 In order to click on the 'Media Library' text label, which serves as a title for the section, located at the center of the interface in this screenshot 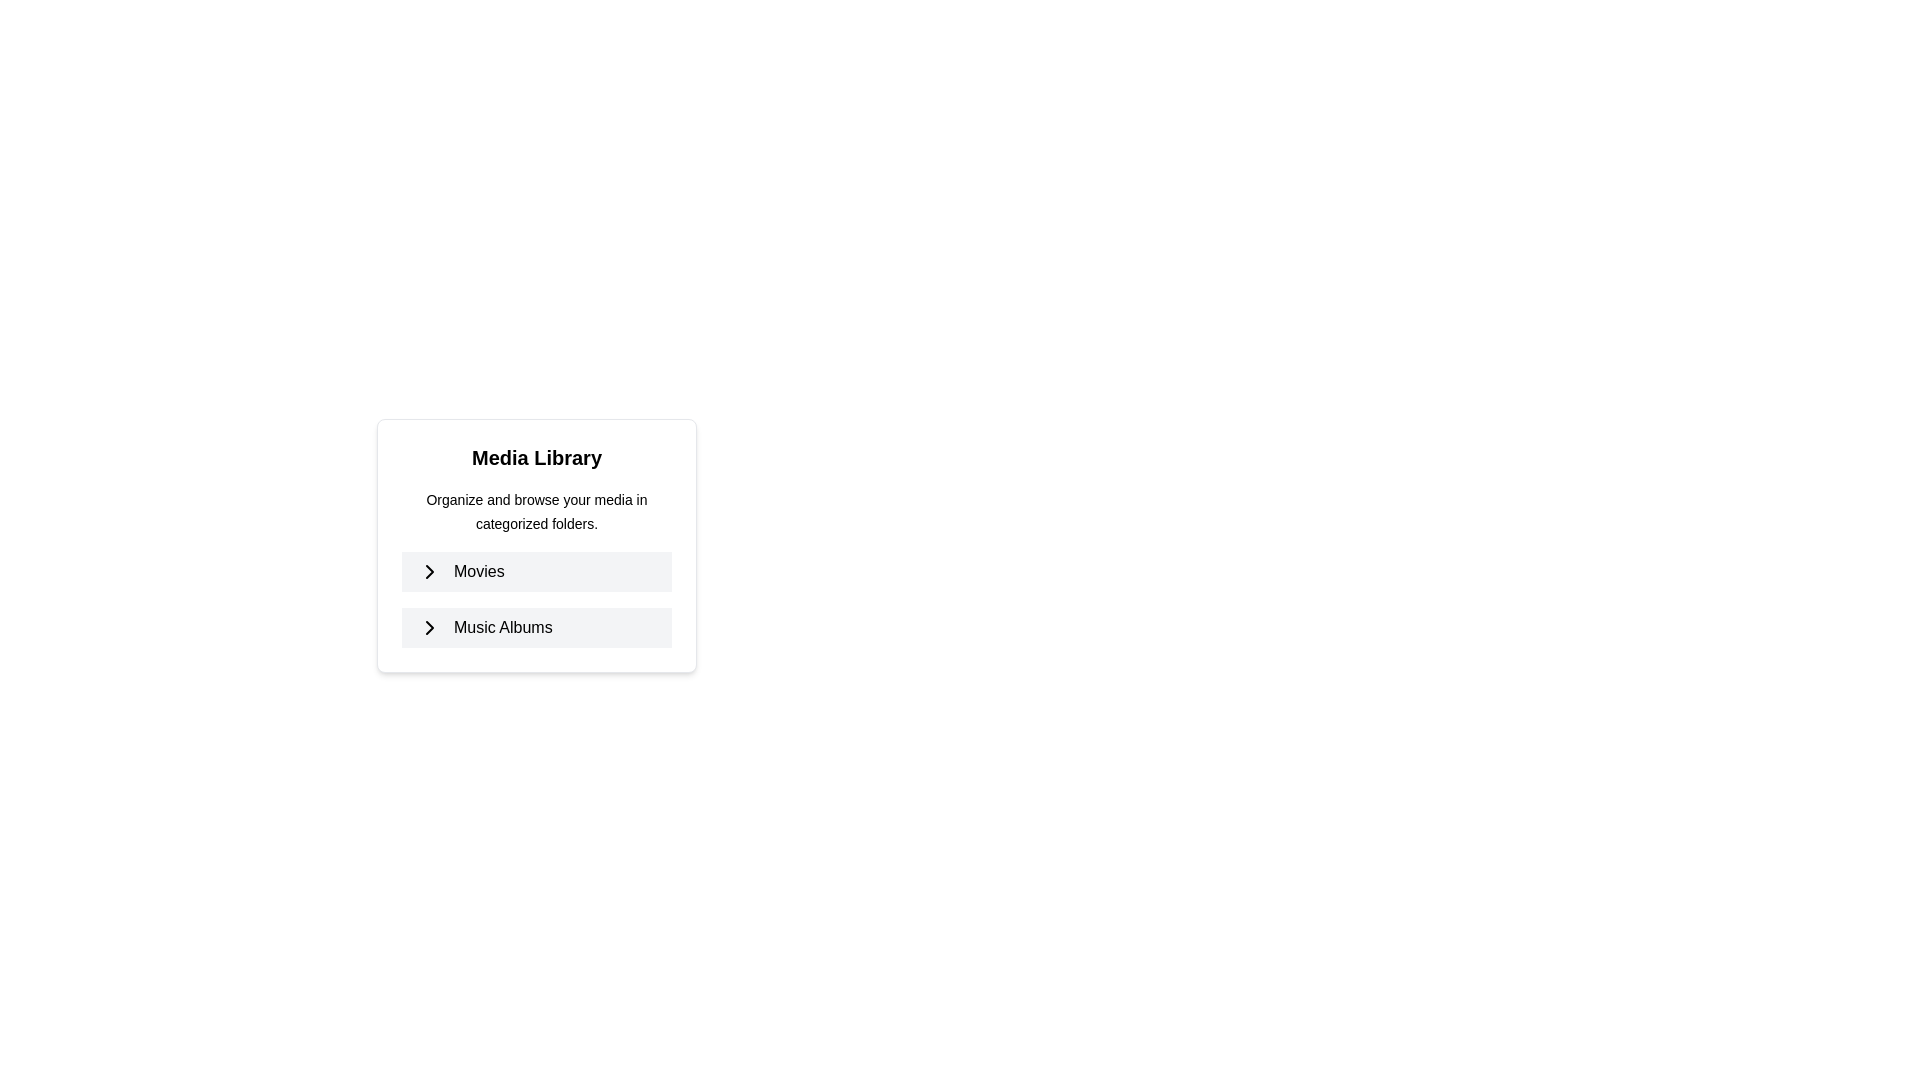, I will do `click(537, 458)`.